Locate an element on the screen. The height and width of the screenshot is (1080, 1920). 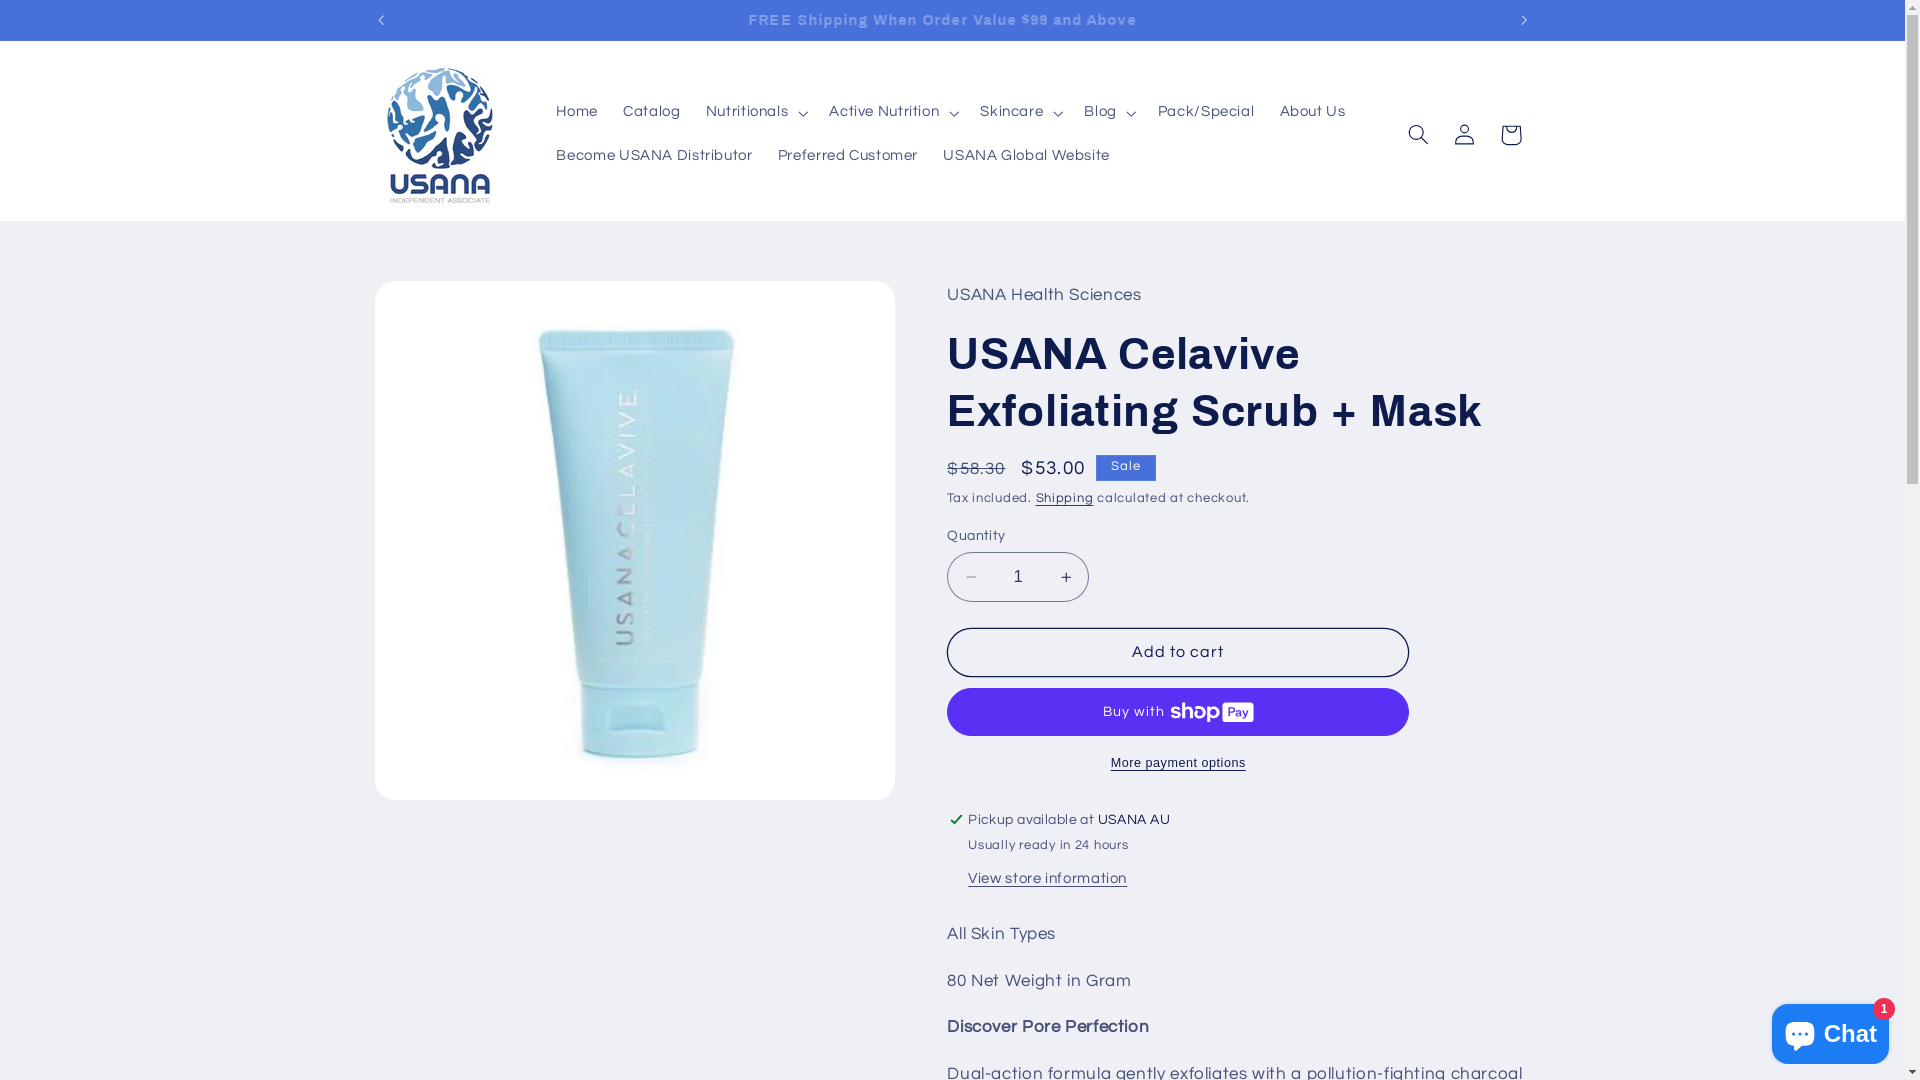
'View store information' is located at coordinates (1046, 878).